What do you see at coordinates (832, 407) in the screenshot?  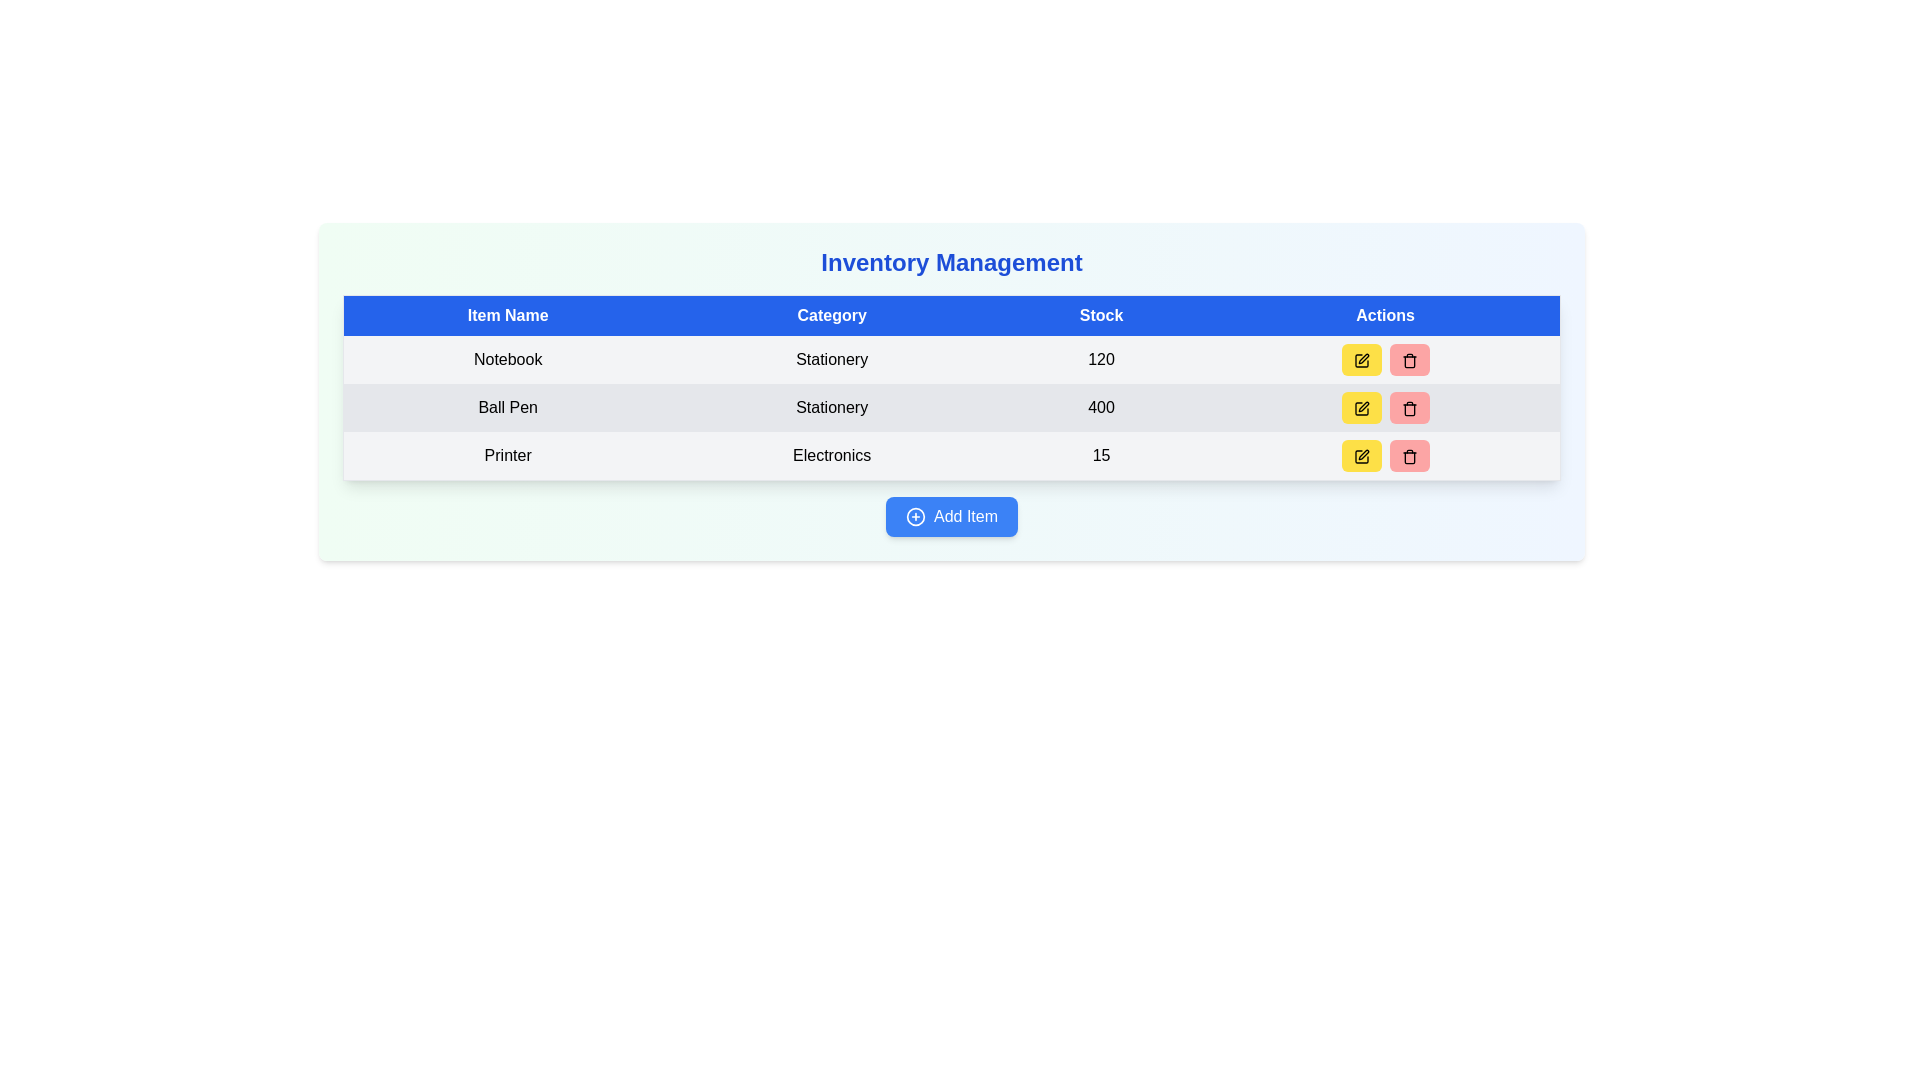 I see `the 'Stationery' text label in the second row of the table under the 'Category' column, corresponding to the 'Ball Pen' item` at bounding box center [832, 407].